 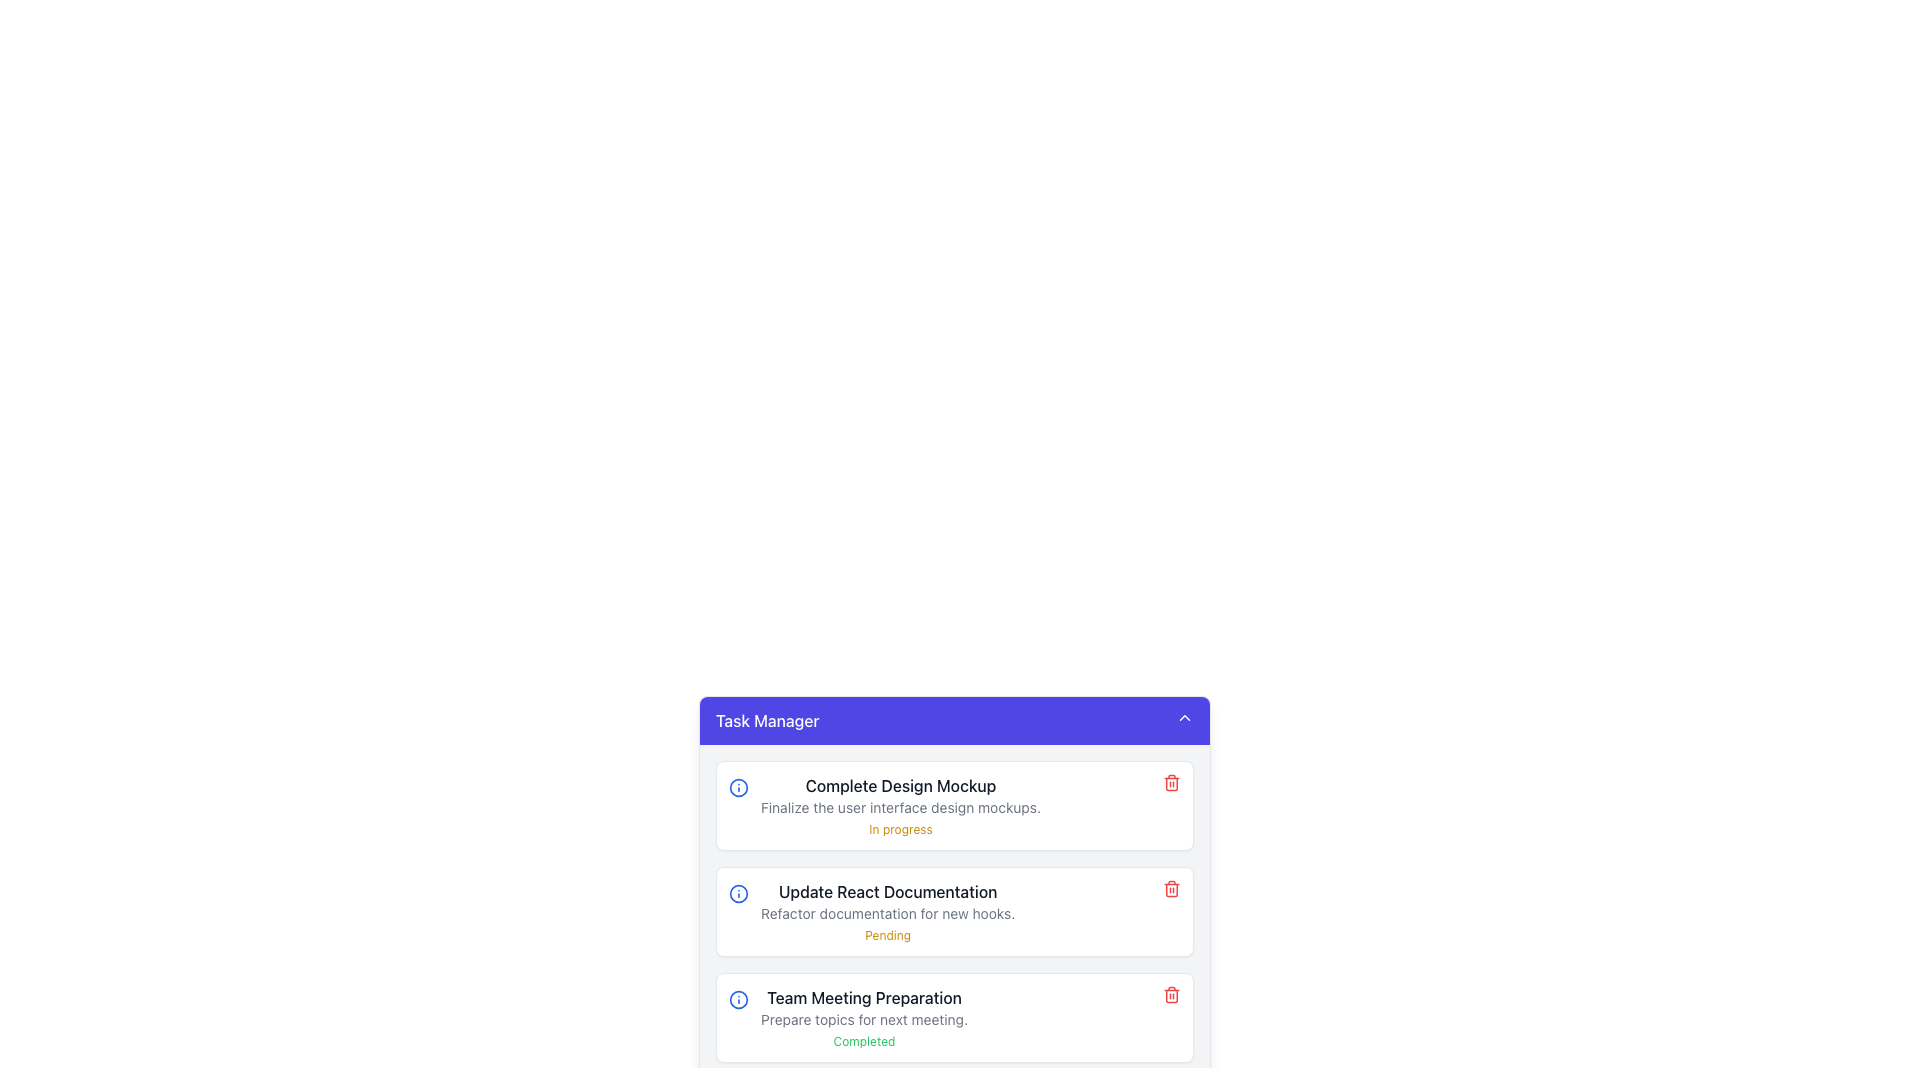 What do you see at coordinates (887, 936) in the screenshot?
I see `the small yellow text label reading 'Pending' located in the second task card of the Task Manager interface, which indicates a warning or pending status` at bounding box center [887, 936].